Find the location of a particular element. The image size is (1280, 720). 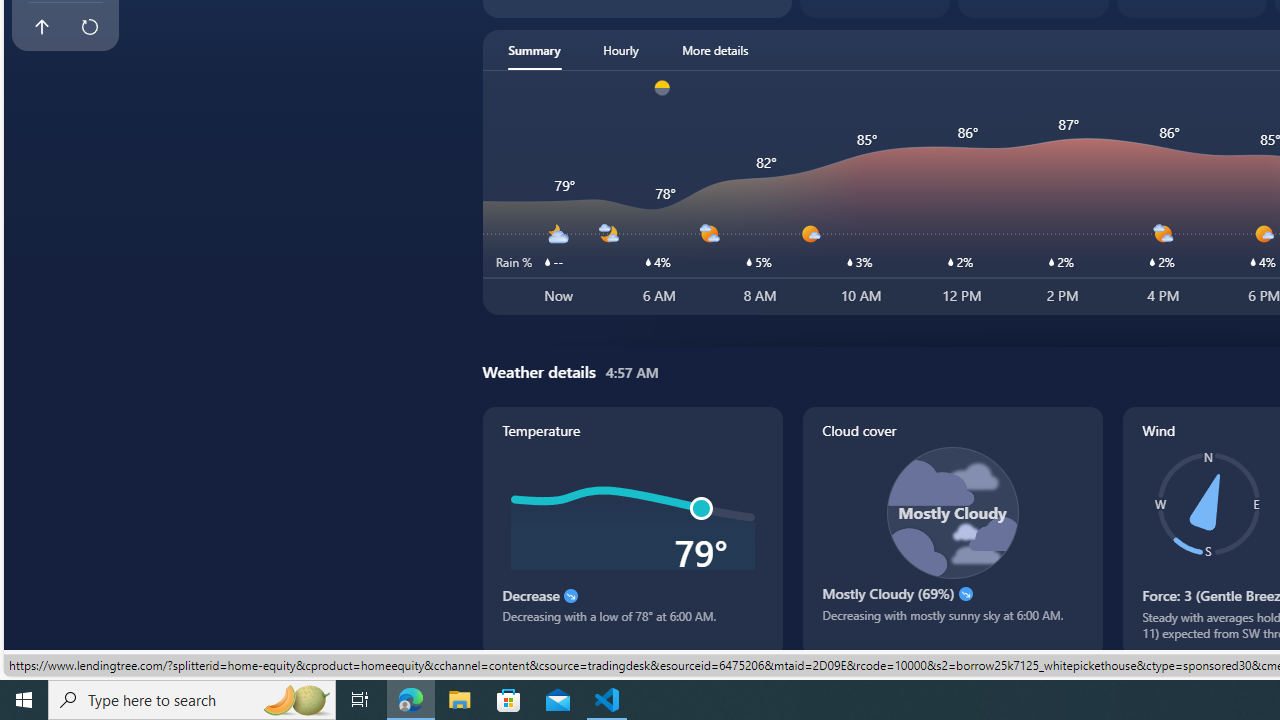

'More details' is located at coordinates (715, 49).